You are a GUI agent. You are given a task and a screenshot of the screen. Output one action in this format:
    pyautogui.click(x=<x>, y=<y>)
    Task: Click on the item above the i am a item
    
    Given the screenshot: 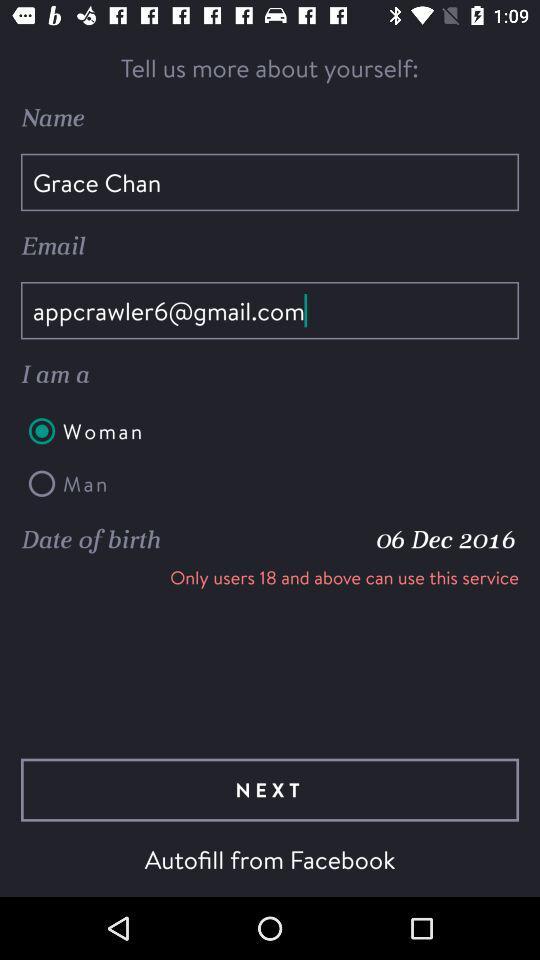 What is the action you would take?
    pyautogui.click(x=270, y=310)
    